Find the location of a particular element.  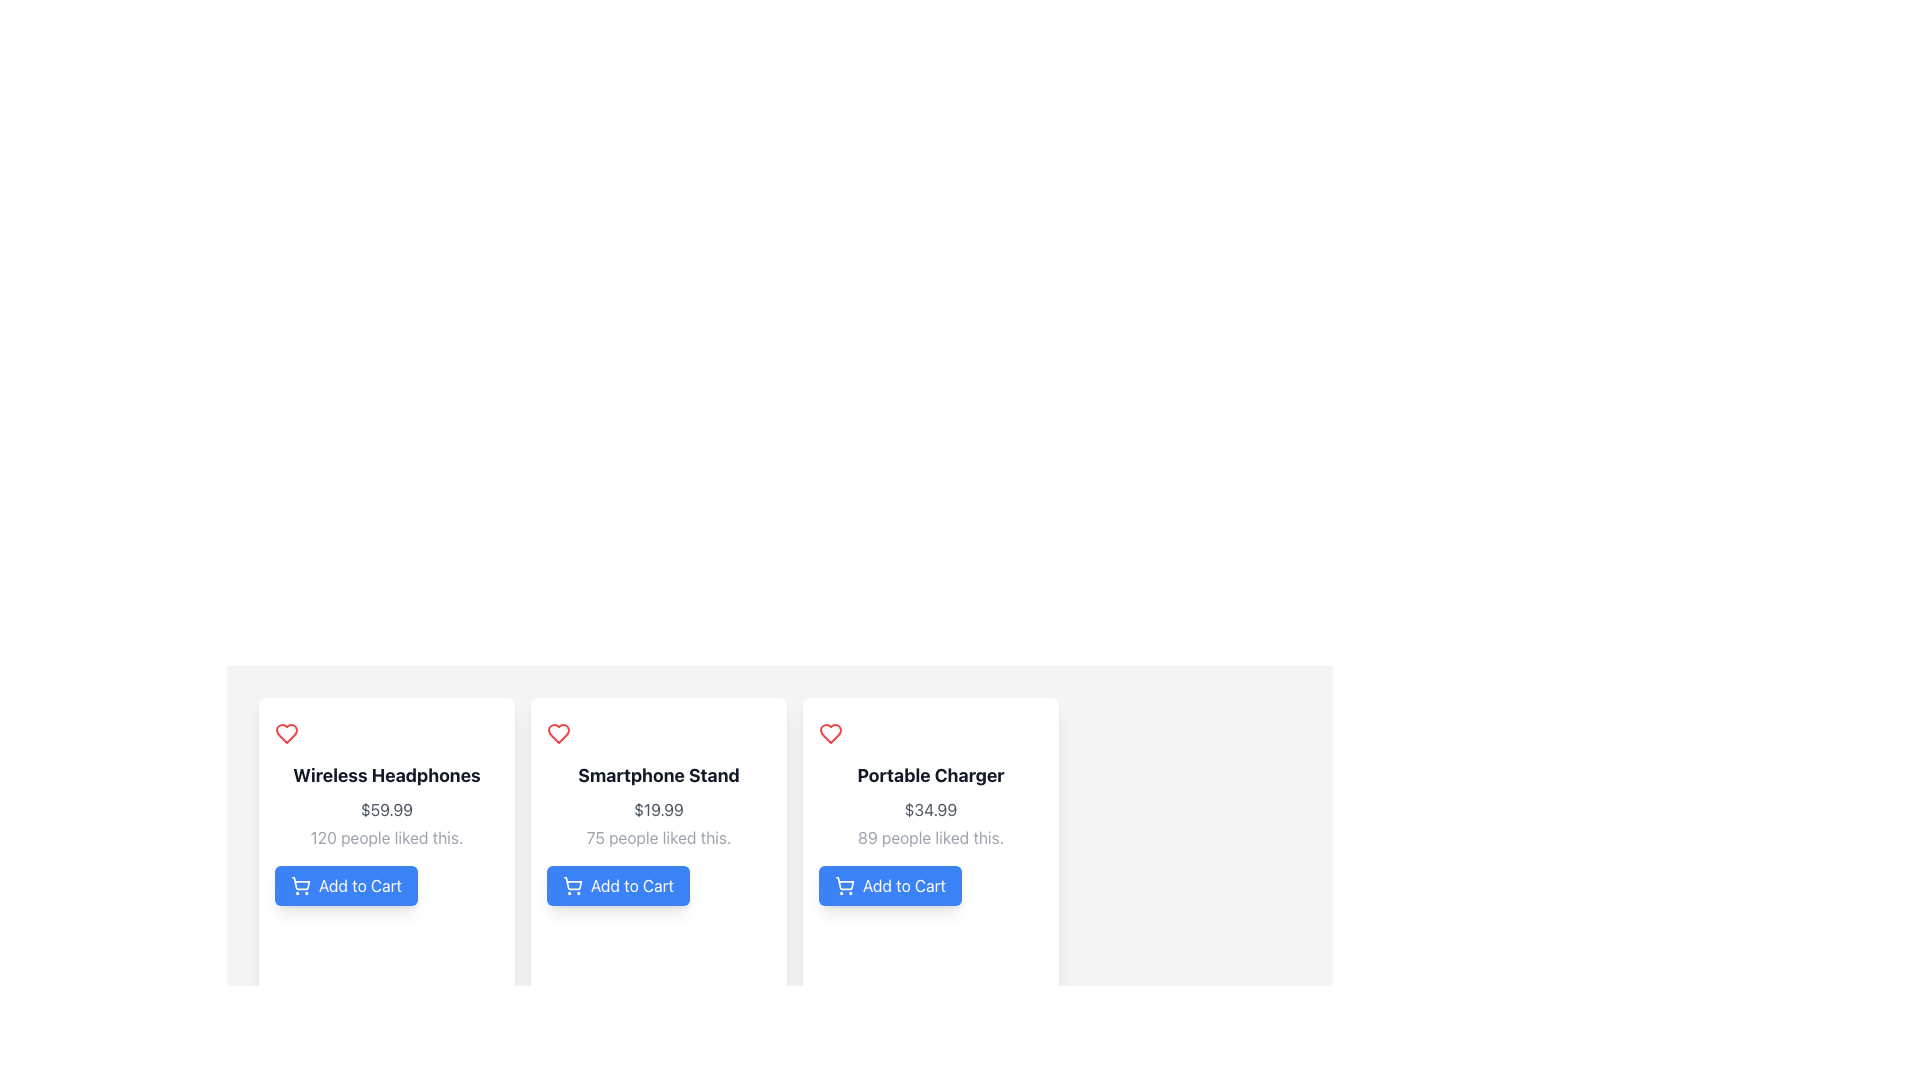

the displayed price on the text label located below the title 'Wireless Headphones' in the leftmost card is located at coordinates (387, 810).